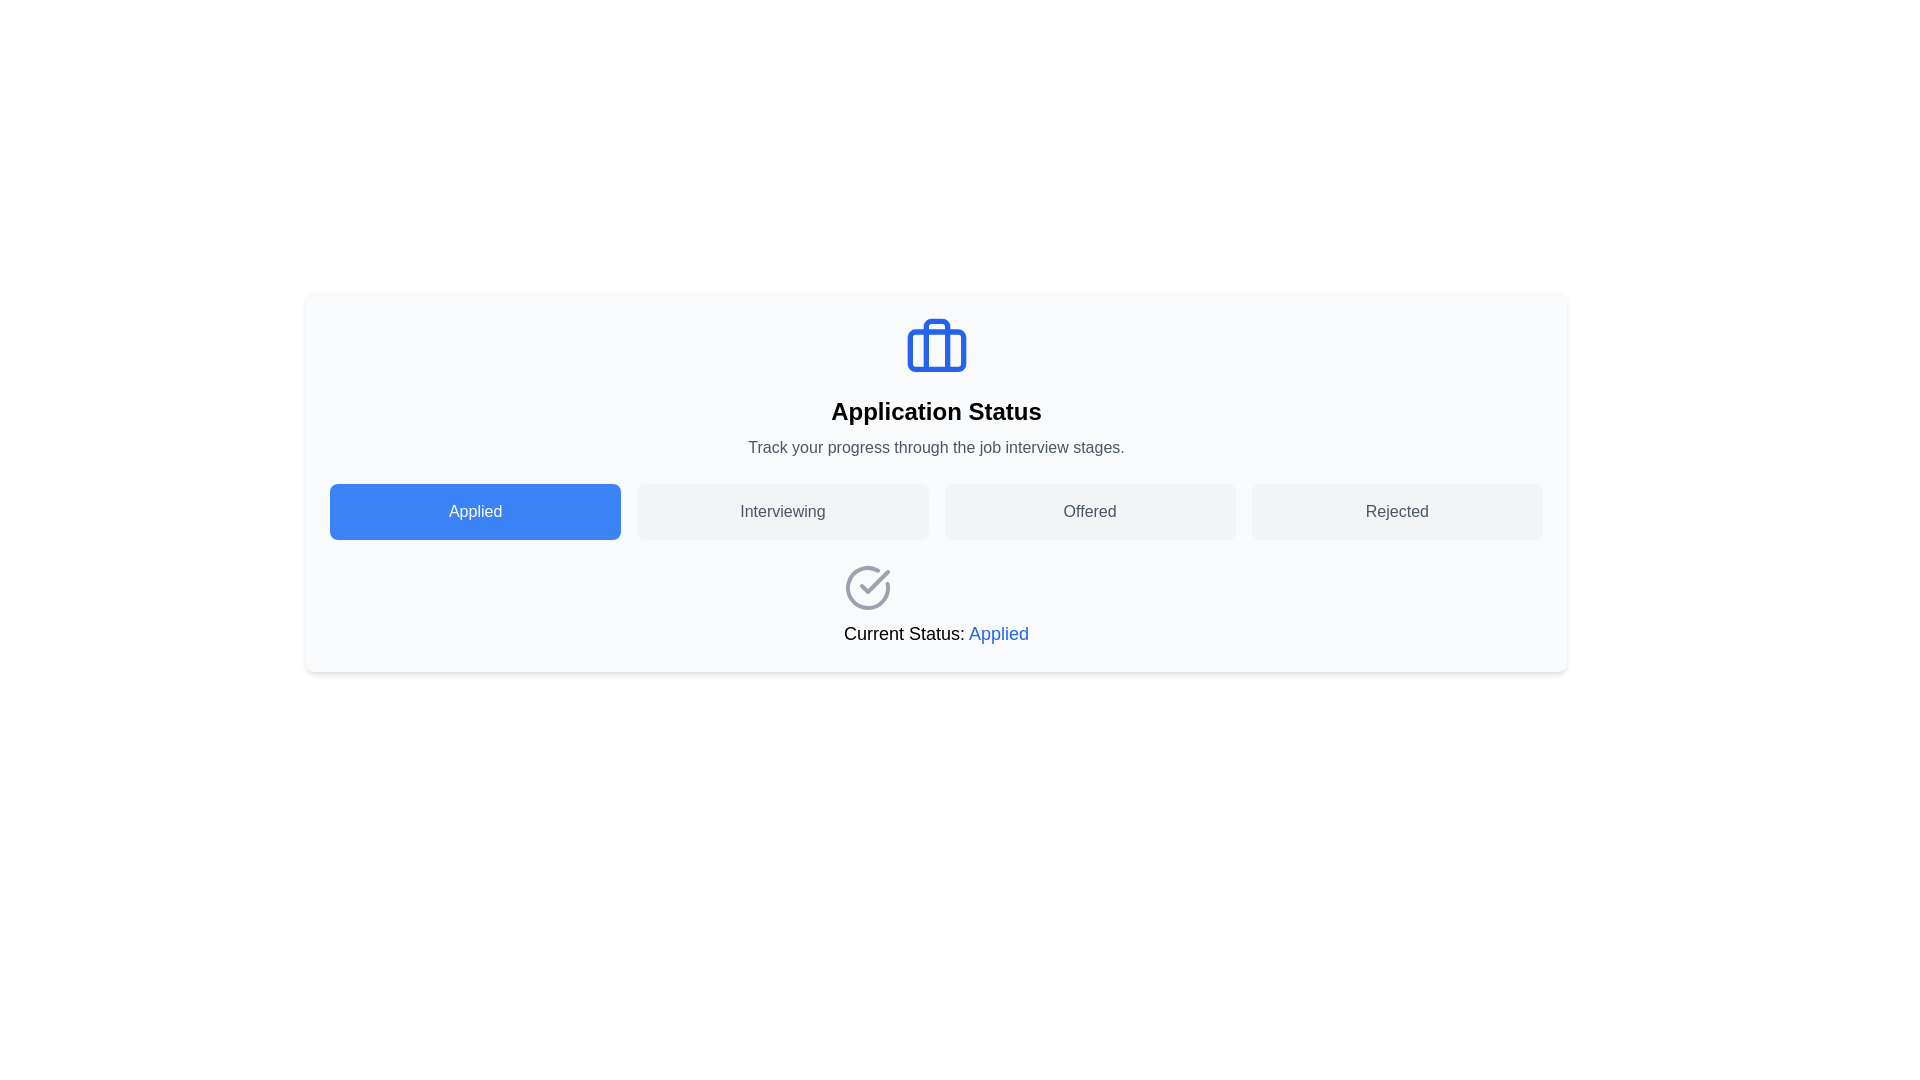  I want to click on the 'Offered' button in the application status tracking interface, so click(1089, 511).